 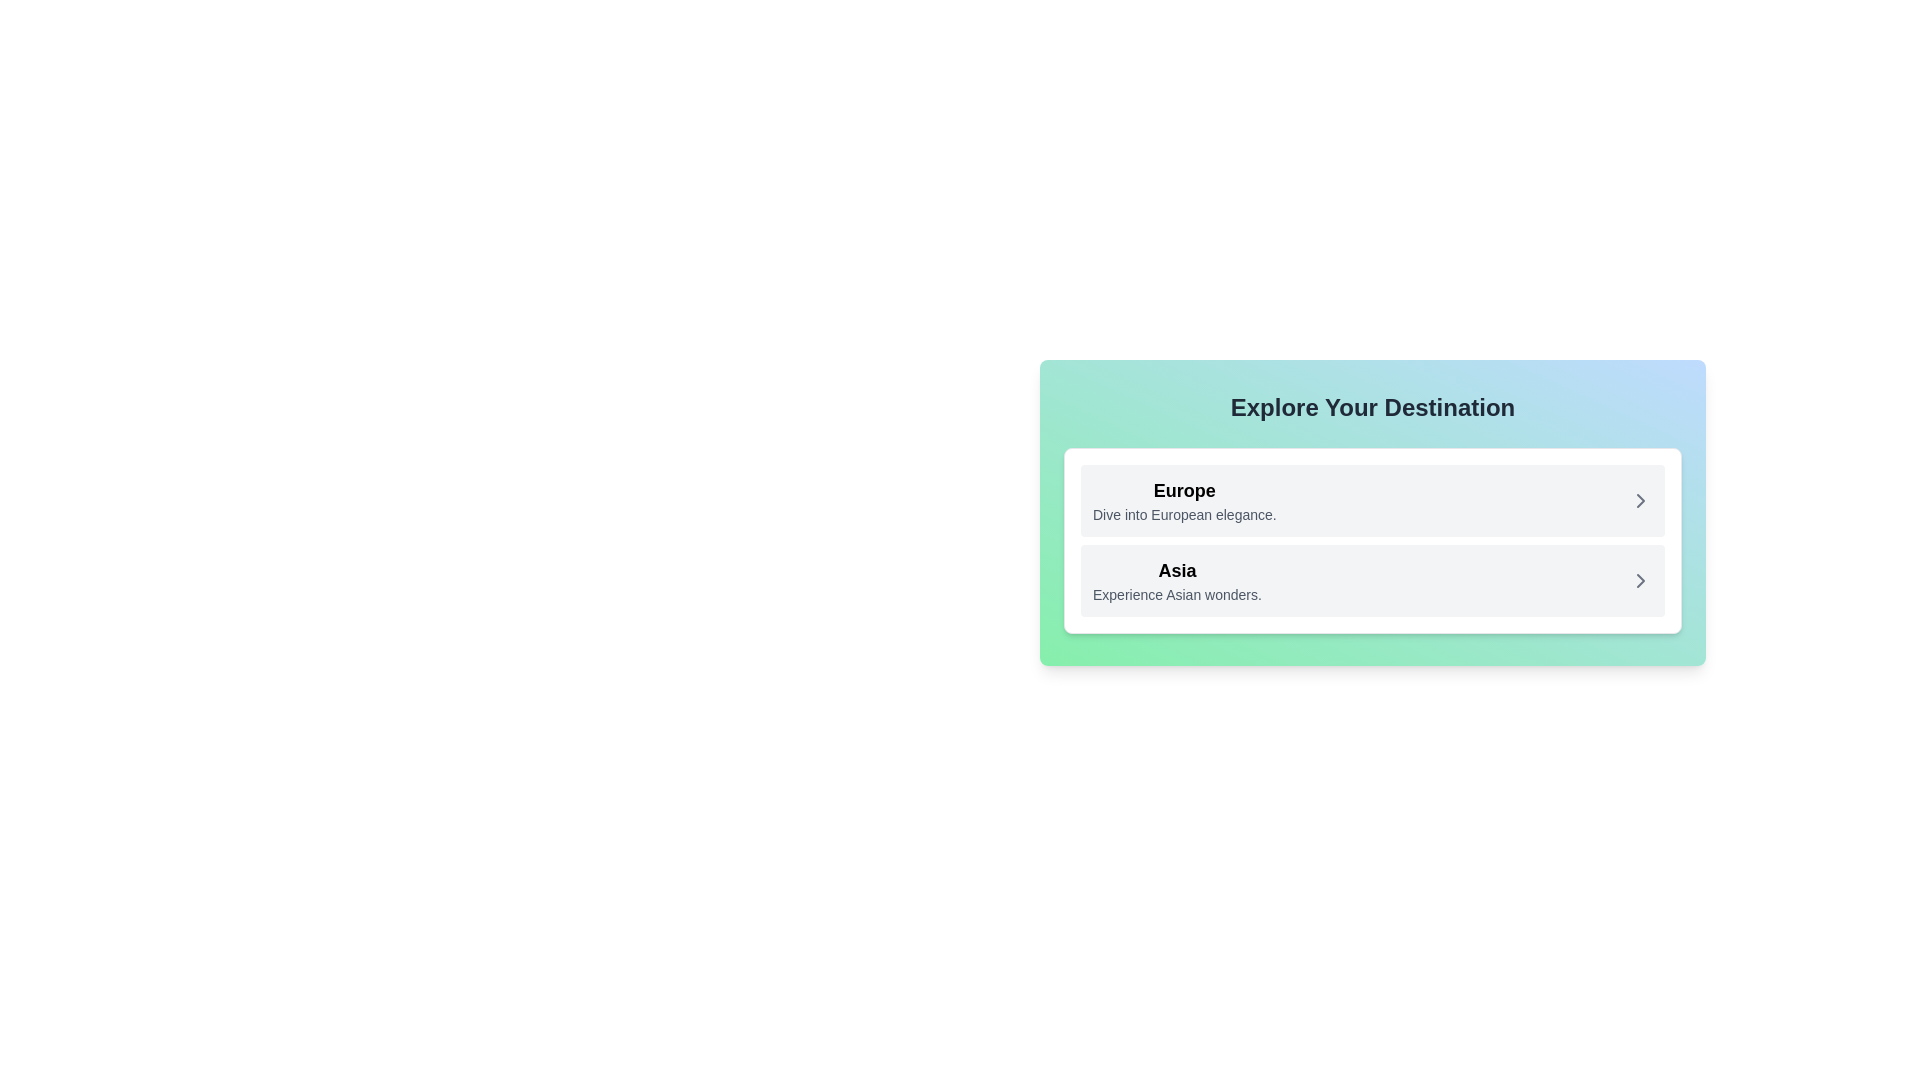 What do you see at coordinates (1177, 593) in the screenshot?
I see `the text snippet stating 'Experience Asian wonders.' located under the title 'Asia' in the card interface` at bounding box center [1177, 593].